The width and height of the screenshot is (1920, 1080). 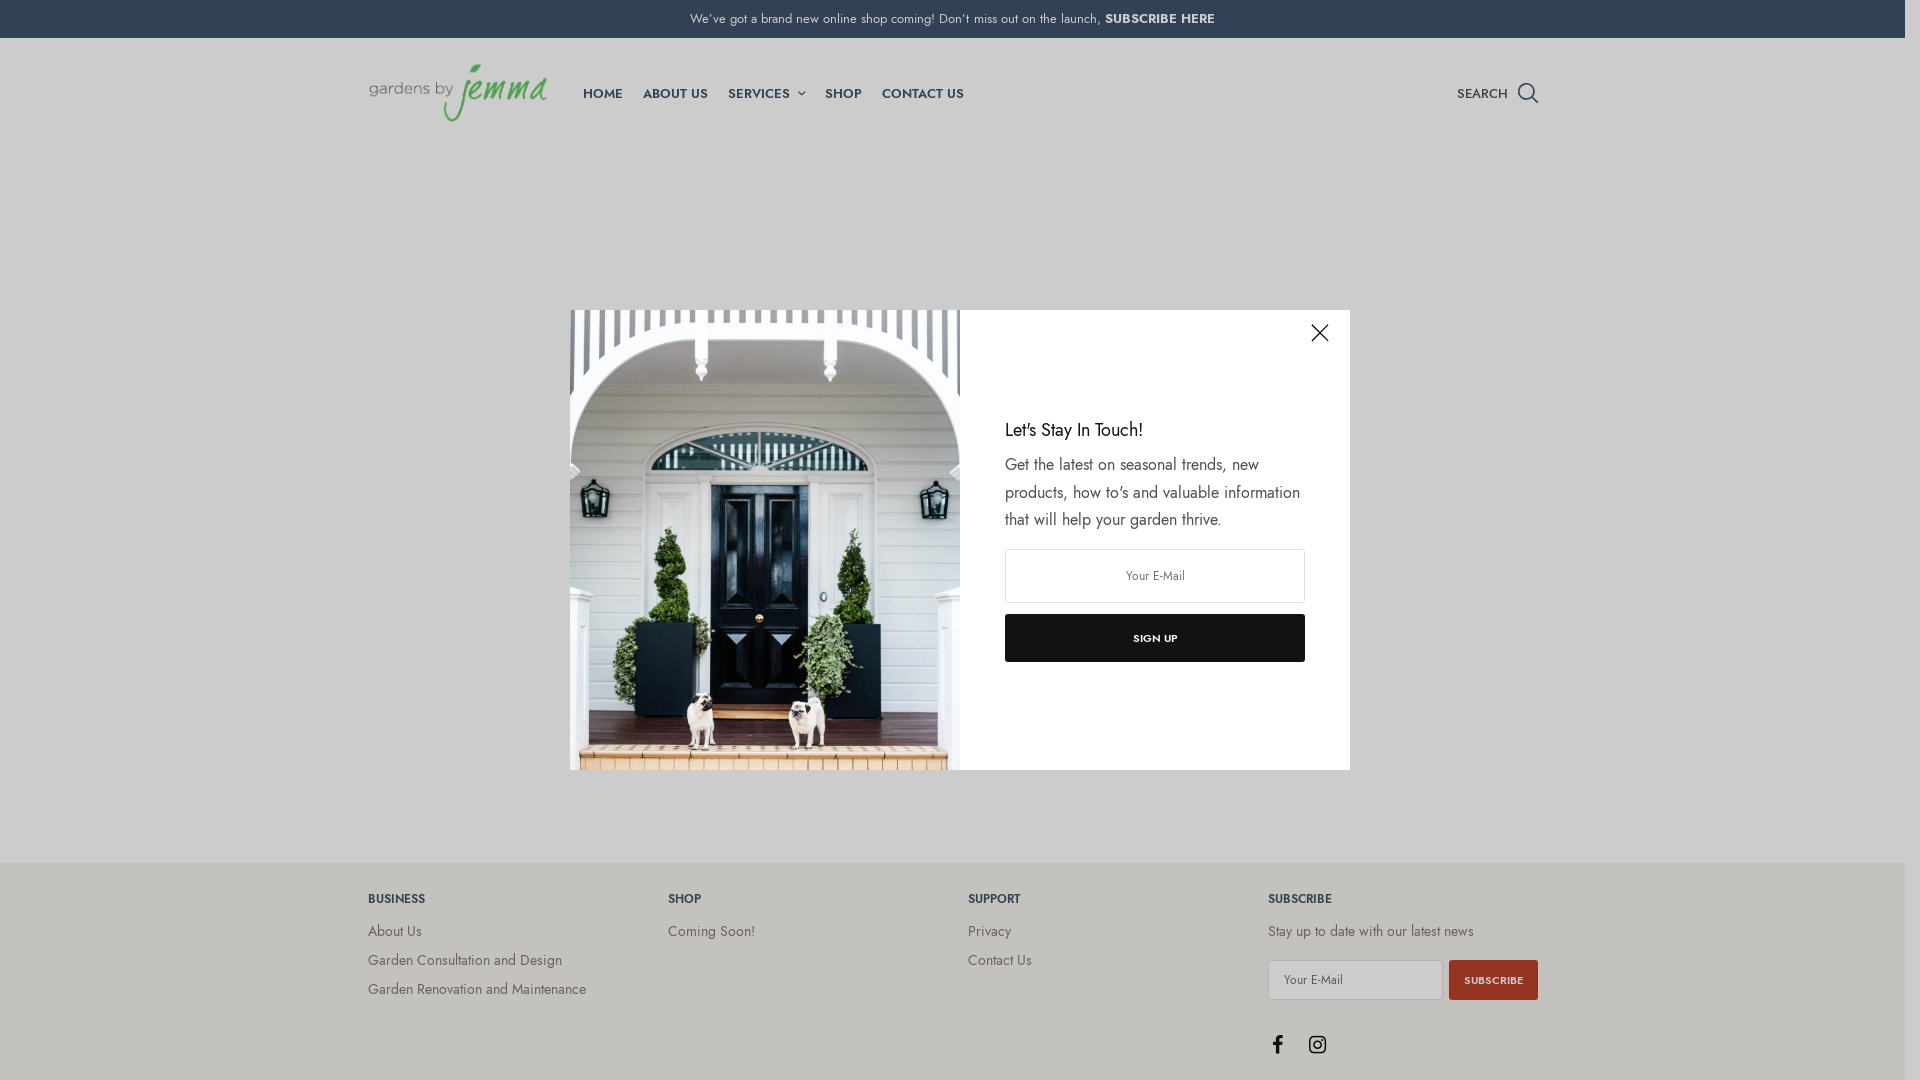 I want to click on 'HOME', so click(x=600, y=93).